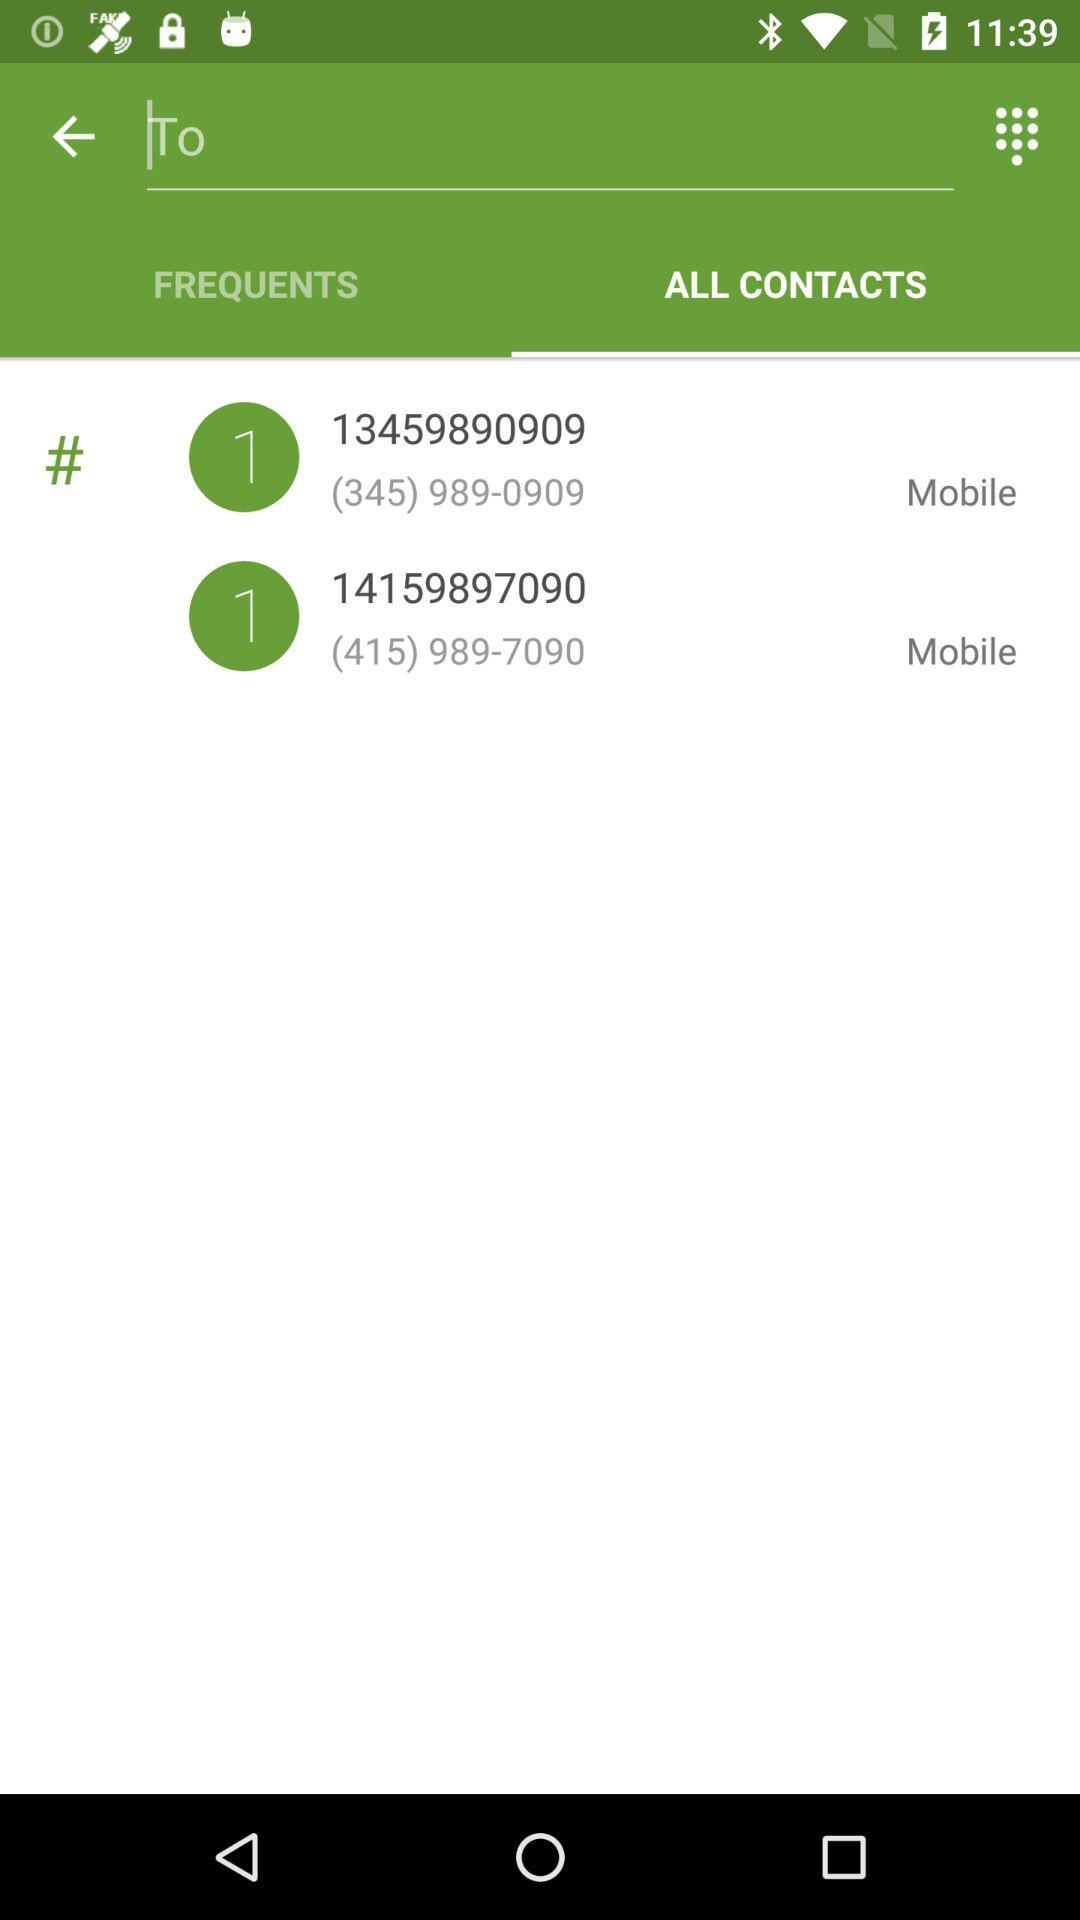  Describe the element at coordinates (794, 282) in the screenshot. I see `item to the right of the frequents icon` at that location.